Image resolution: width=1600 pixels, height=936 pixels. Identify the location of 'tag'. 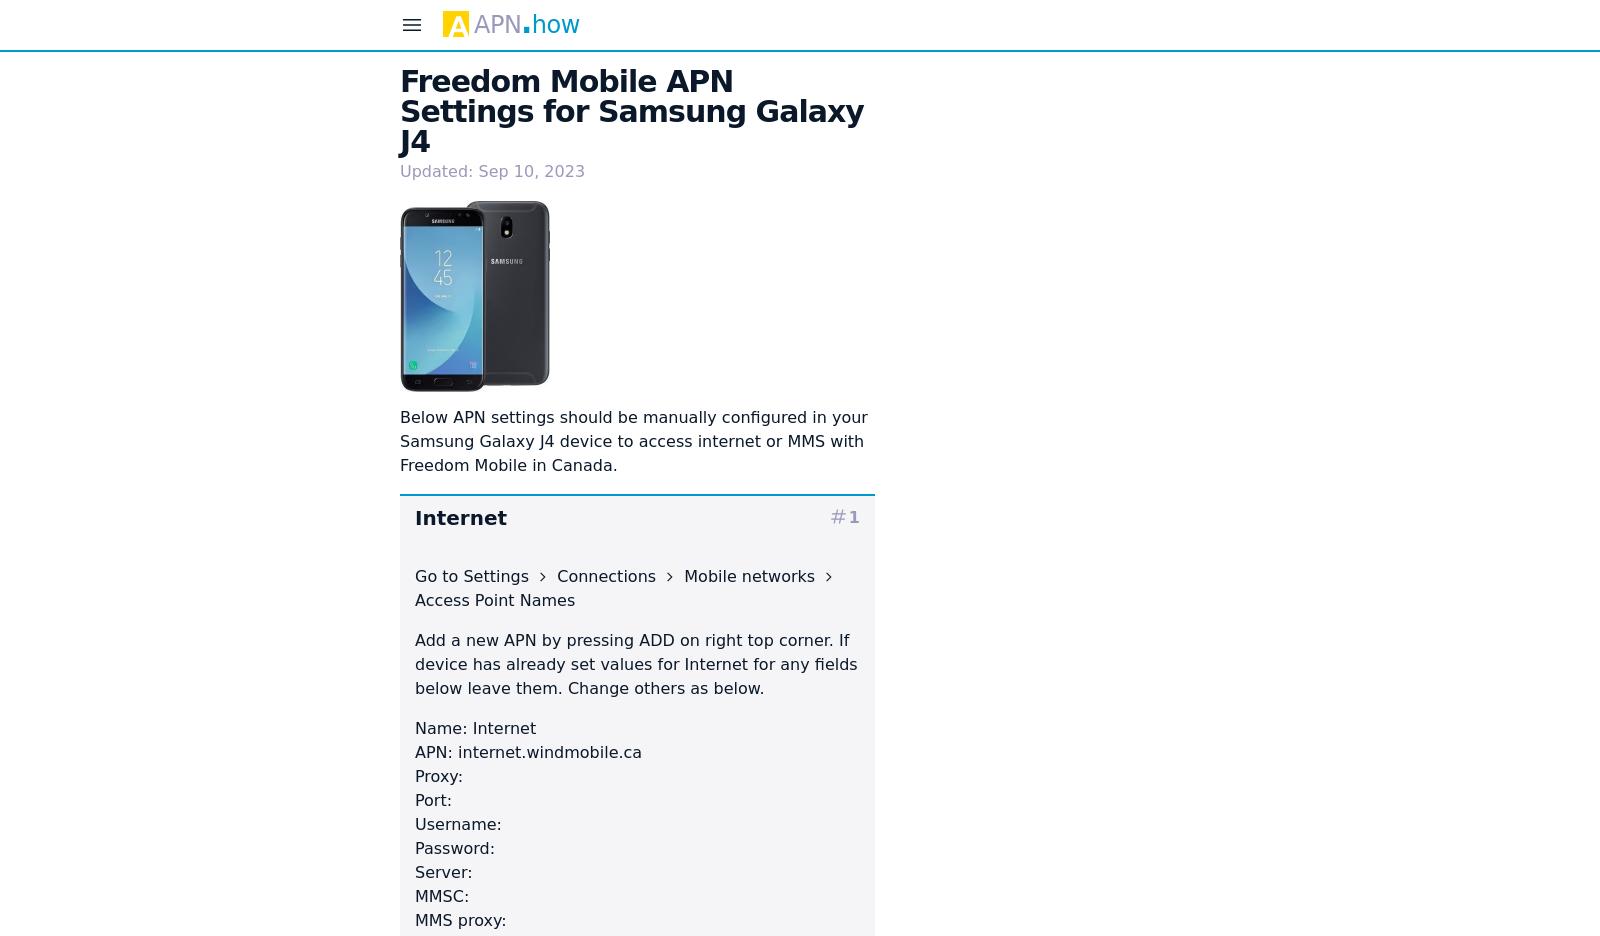
(826, 516).